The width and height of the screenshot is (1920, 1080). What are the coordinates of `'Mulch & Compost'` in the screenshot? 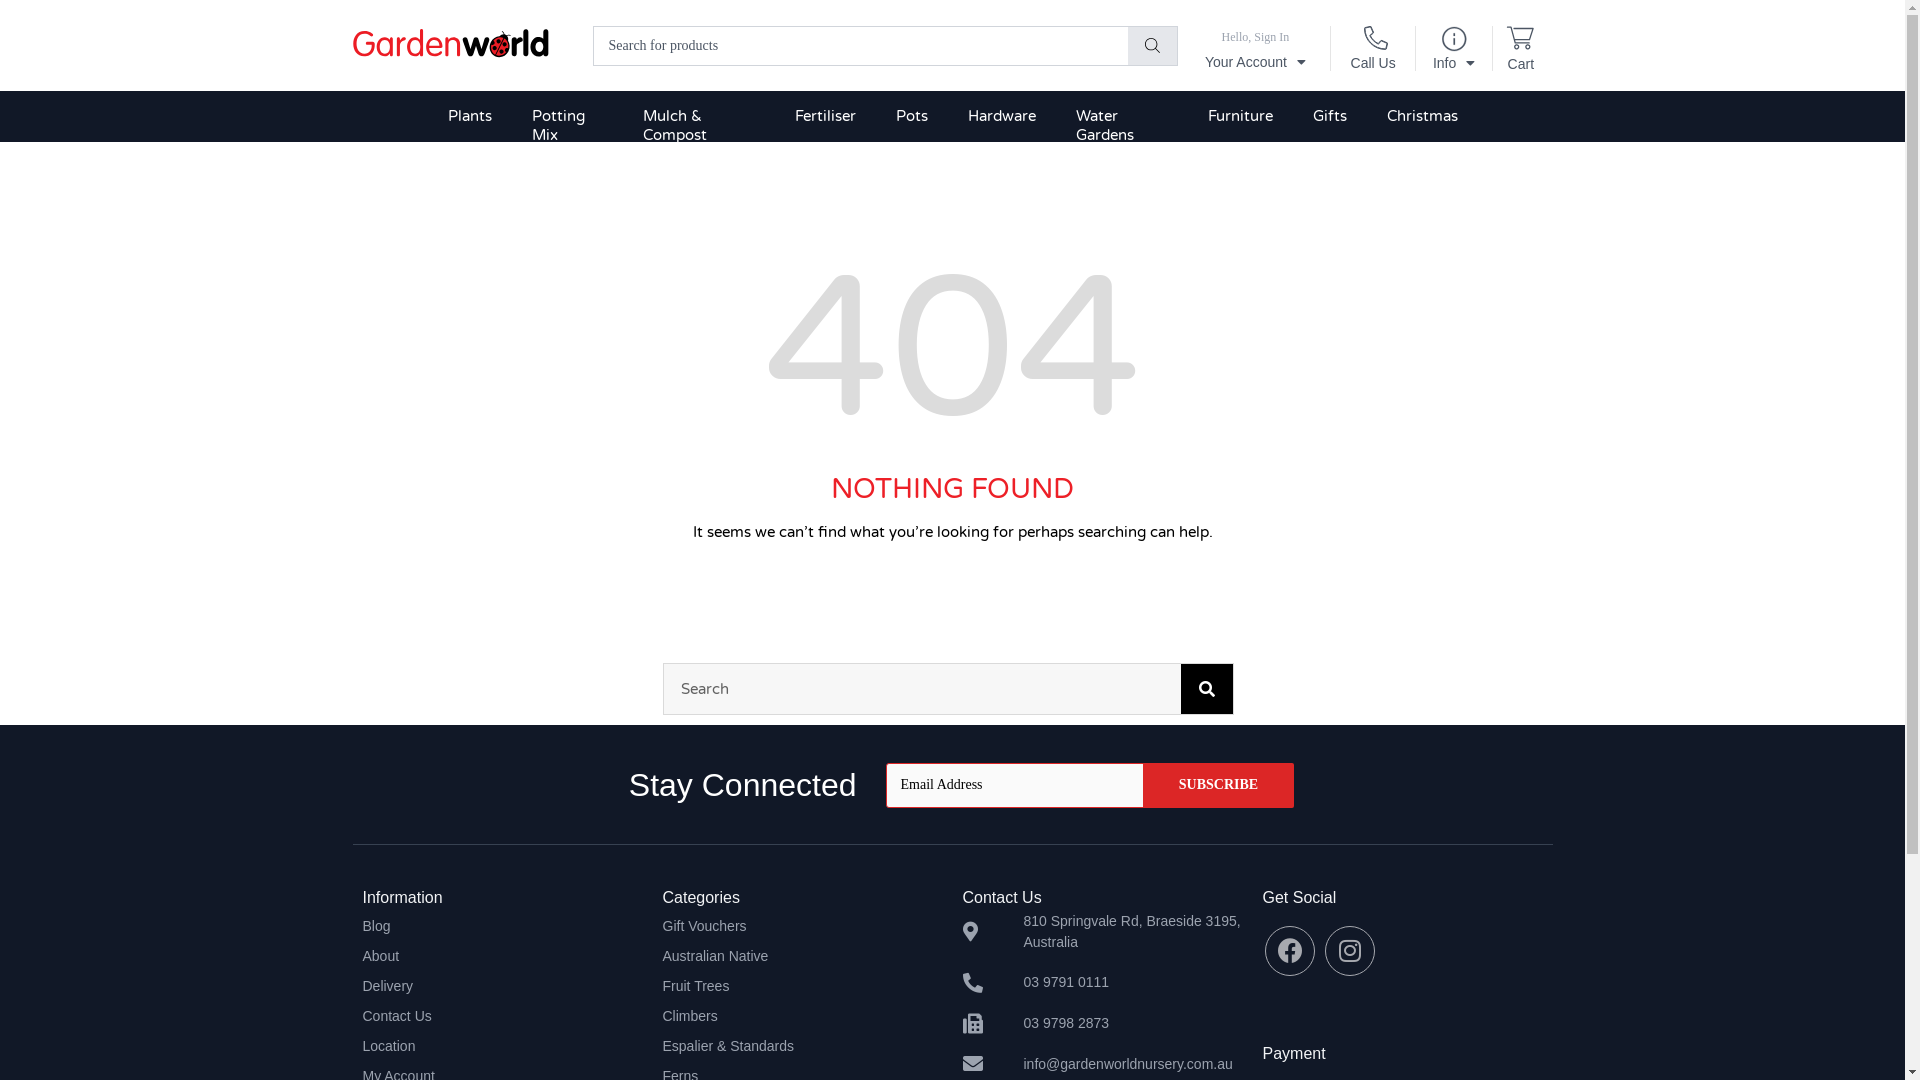 It's located at (699, 126).